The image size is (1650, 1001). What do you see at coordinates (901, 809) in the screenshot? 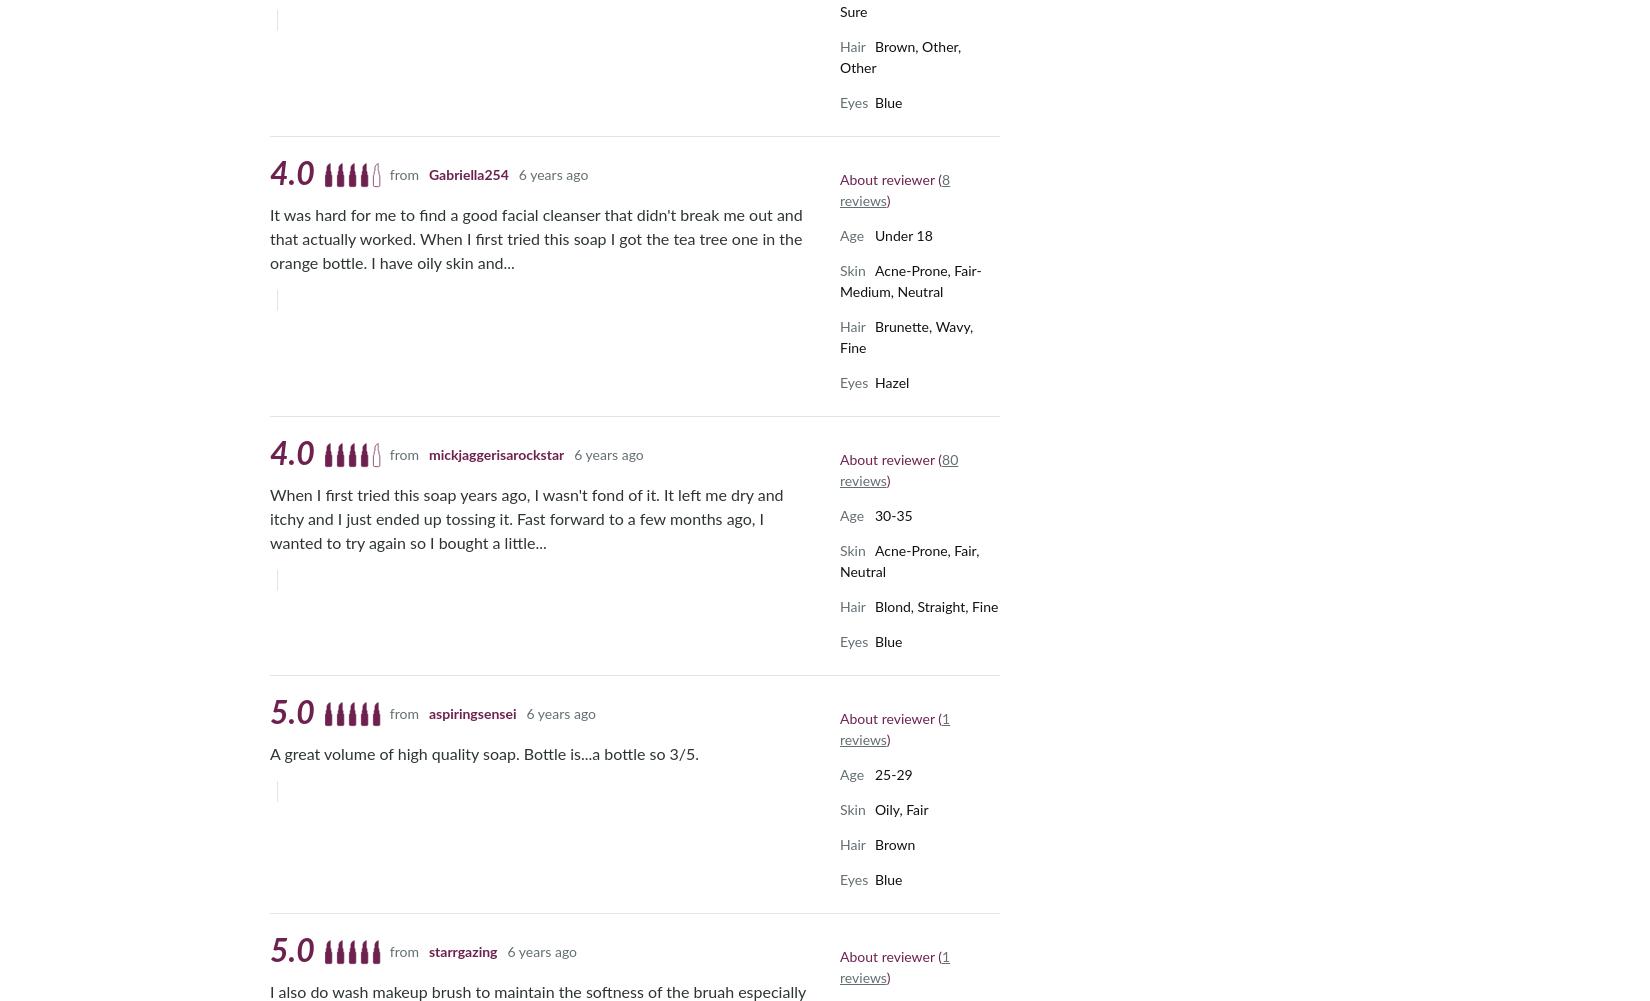
I see `'Oily, Fair'` at bounding box center [901, 809].